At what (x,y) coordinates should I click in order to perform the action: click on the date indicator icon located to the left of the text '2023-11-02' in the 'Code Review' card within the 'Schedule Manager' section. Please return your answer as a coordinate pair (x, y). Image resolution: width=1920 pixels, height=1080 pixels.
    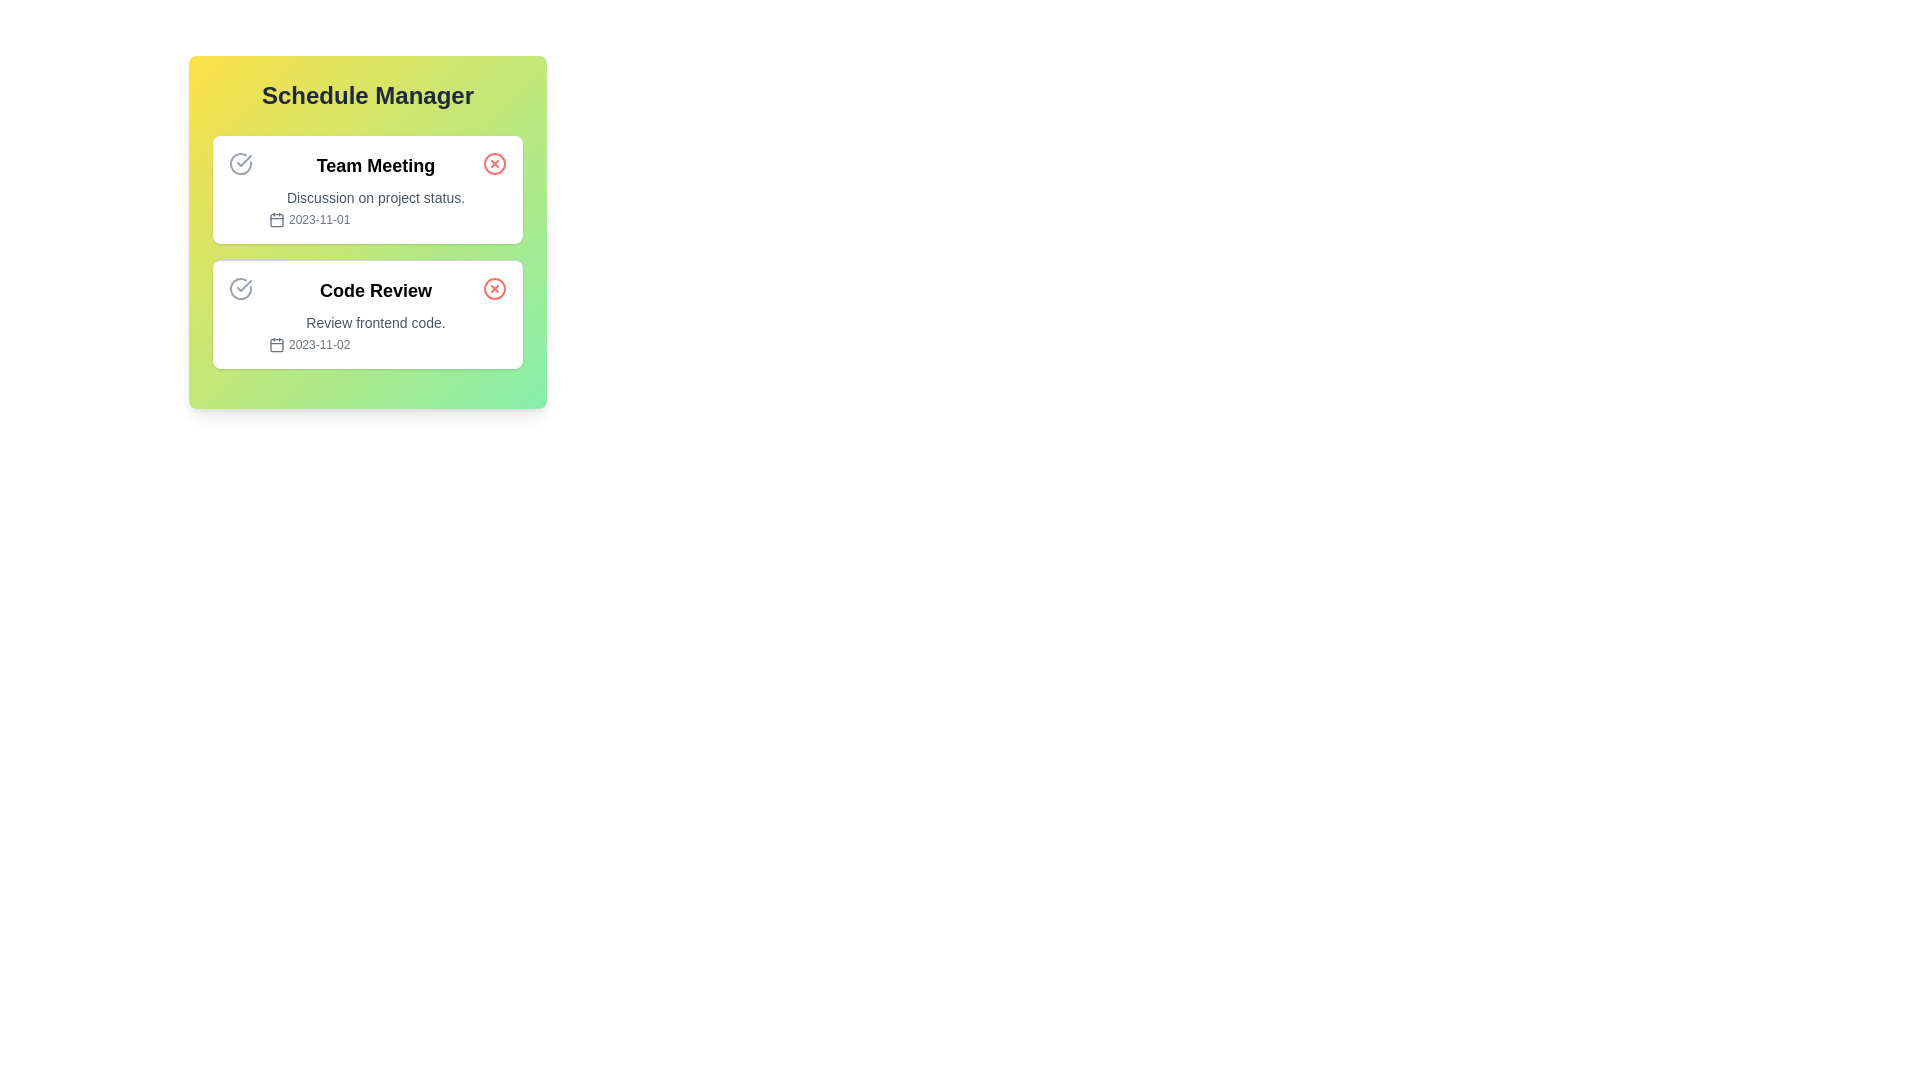
    Looking at the image, I should click on (276, 343).